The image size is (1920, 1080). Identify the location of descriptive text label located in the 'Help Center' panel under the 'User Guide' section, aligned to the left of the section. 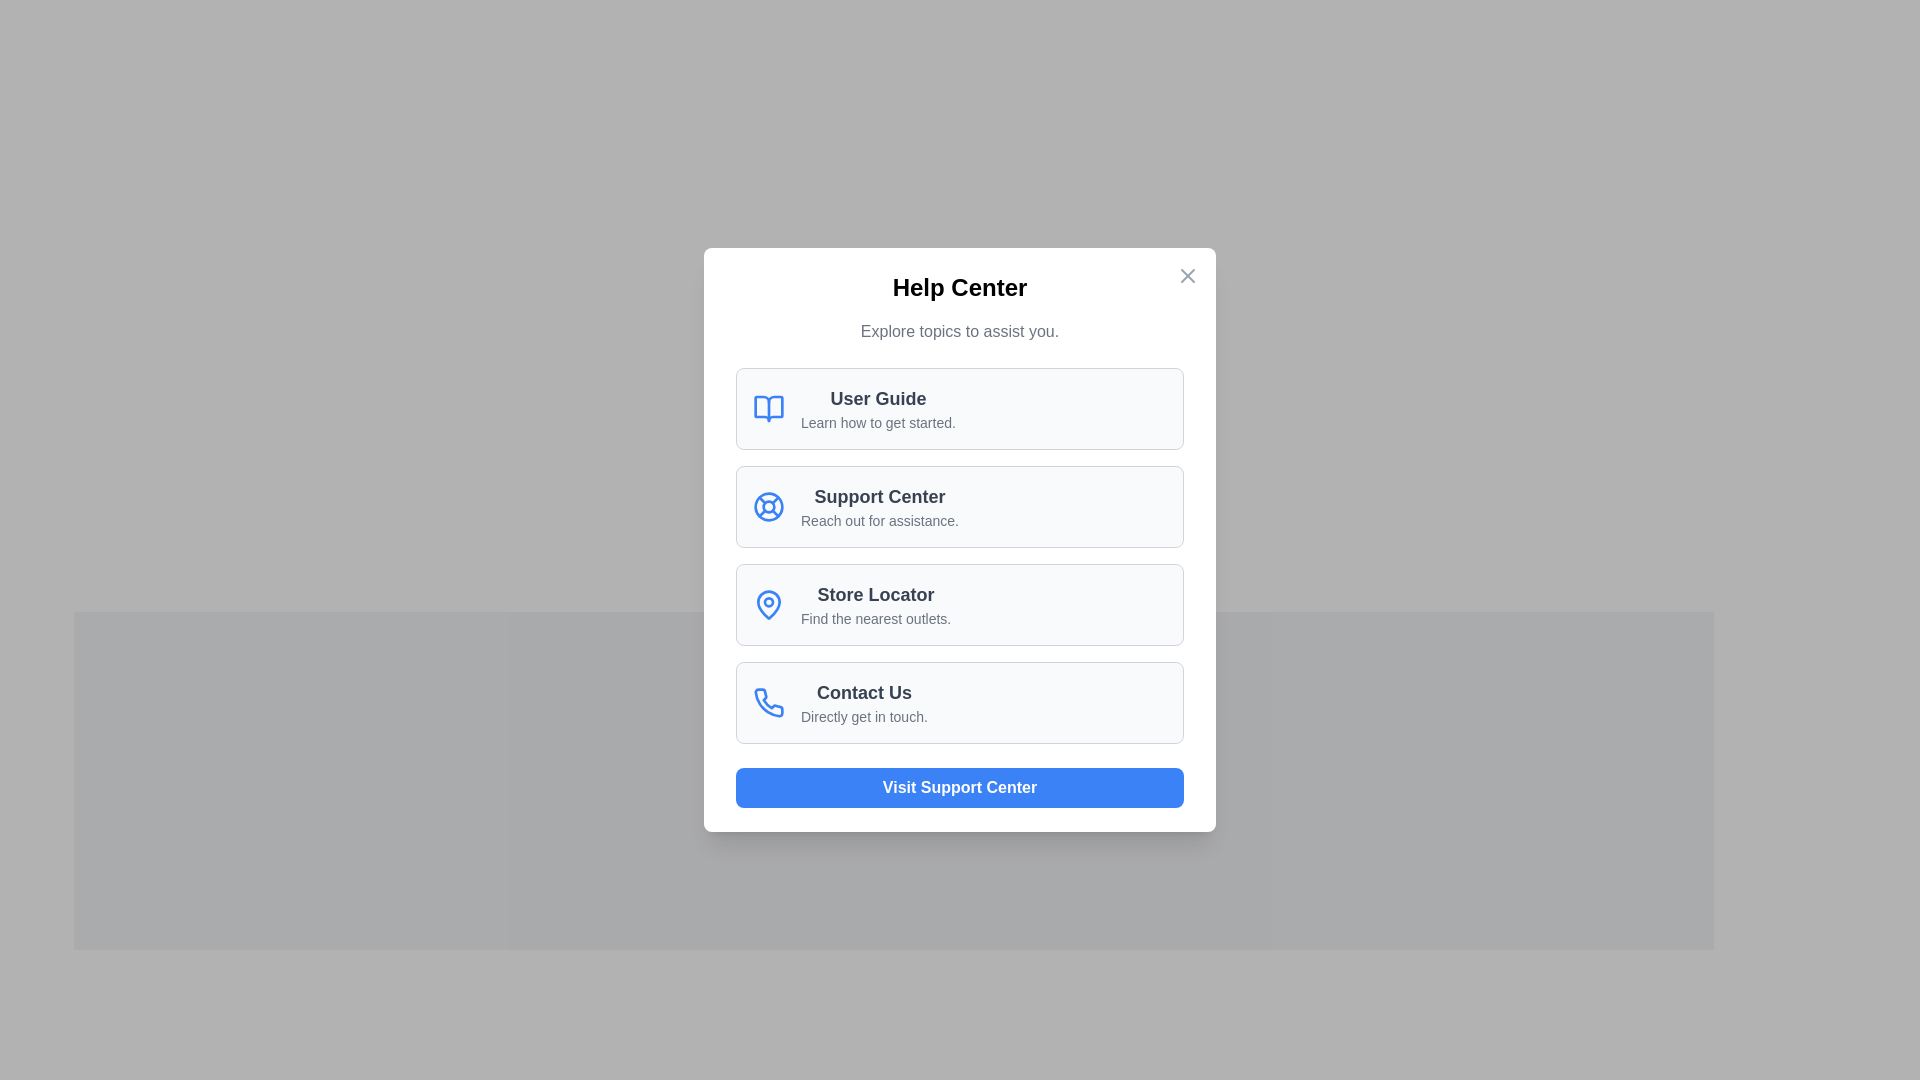
(878, 422).